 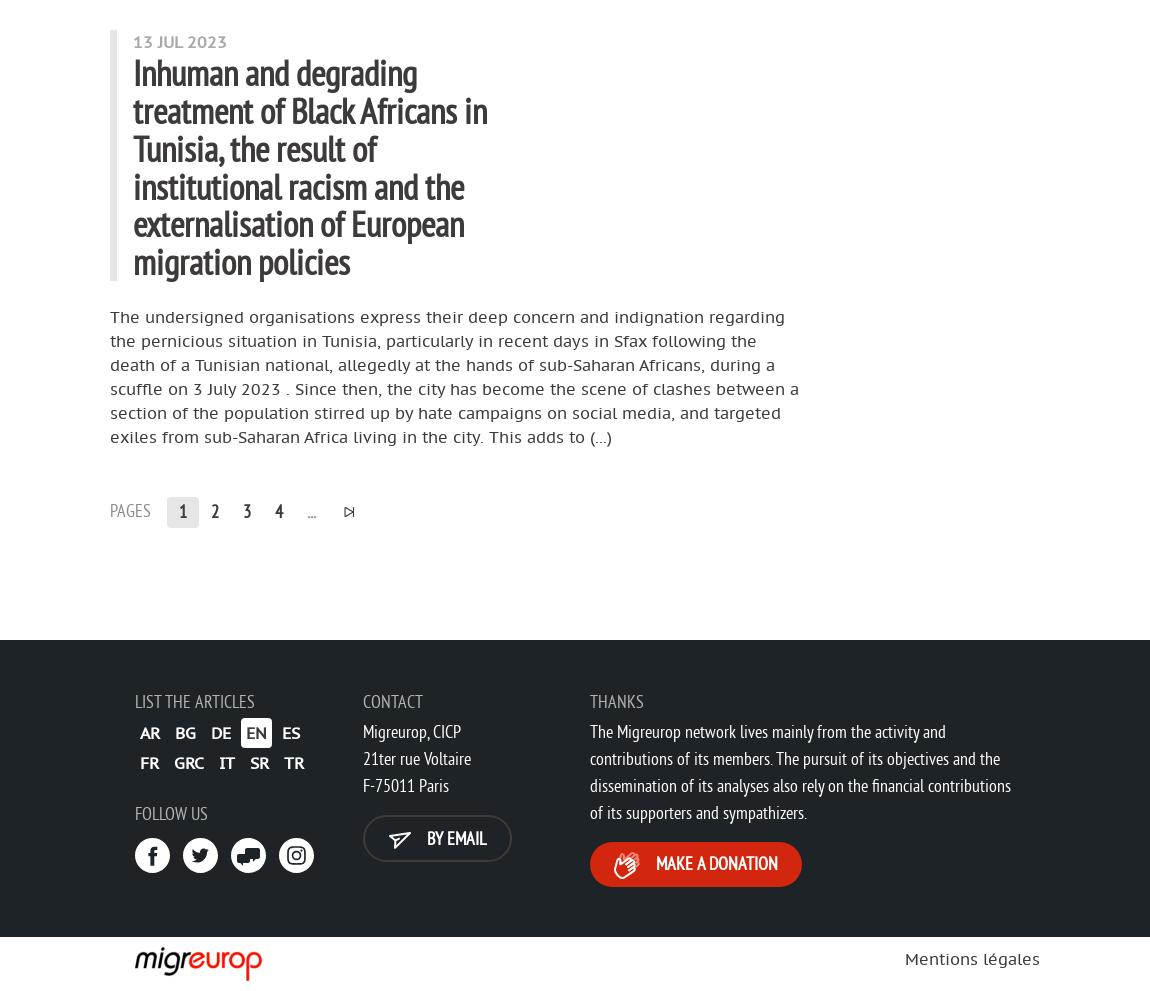 I want to click on '4', so click(x=277, y=511).